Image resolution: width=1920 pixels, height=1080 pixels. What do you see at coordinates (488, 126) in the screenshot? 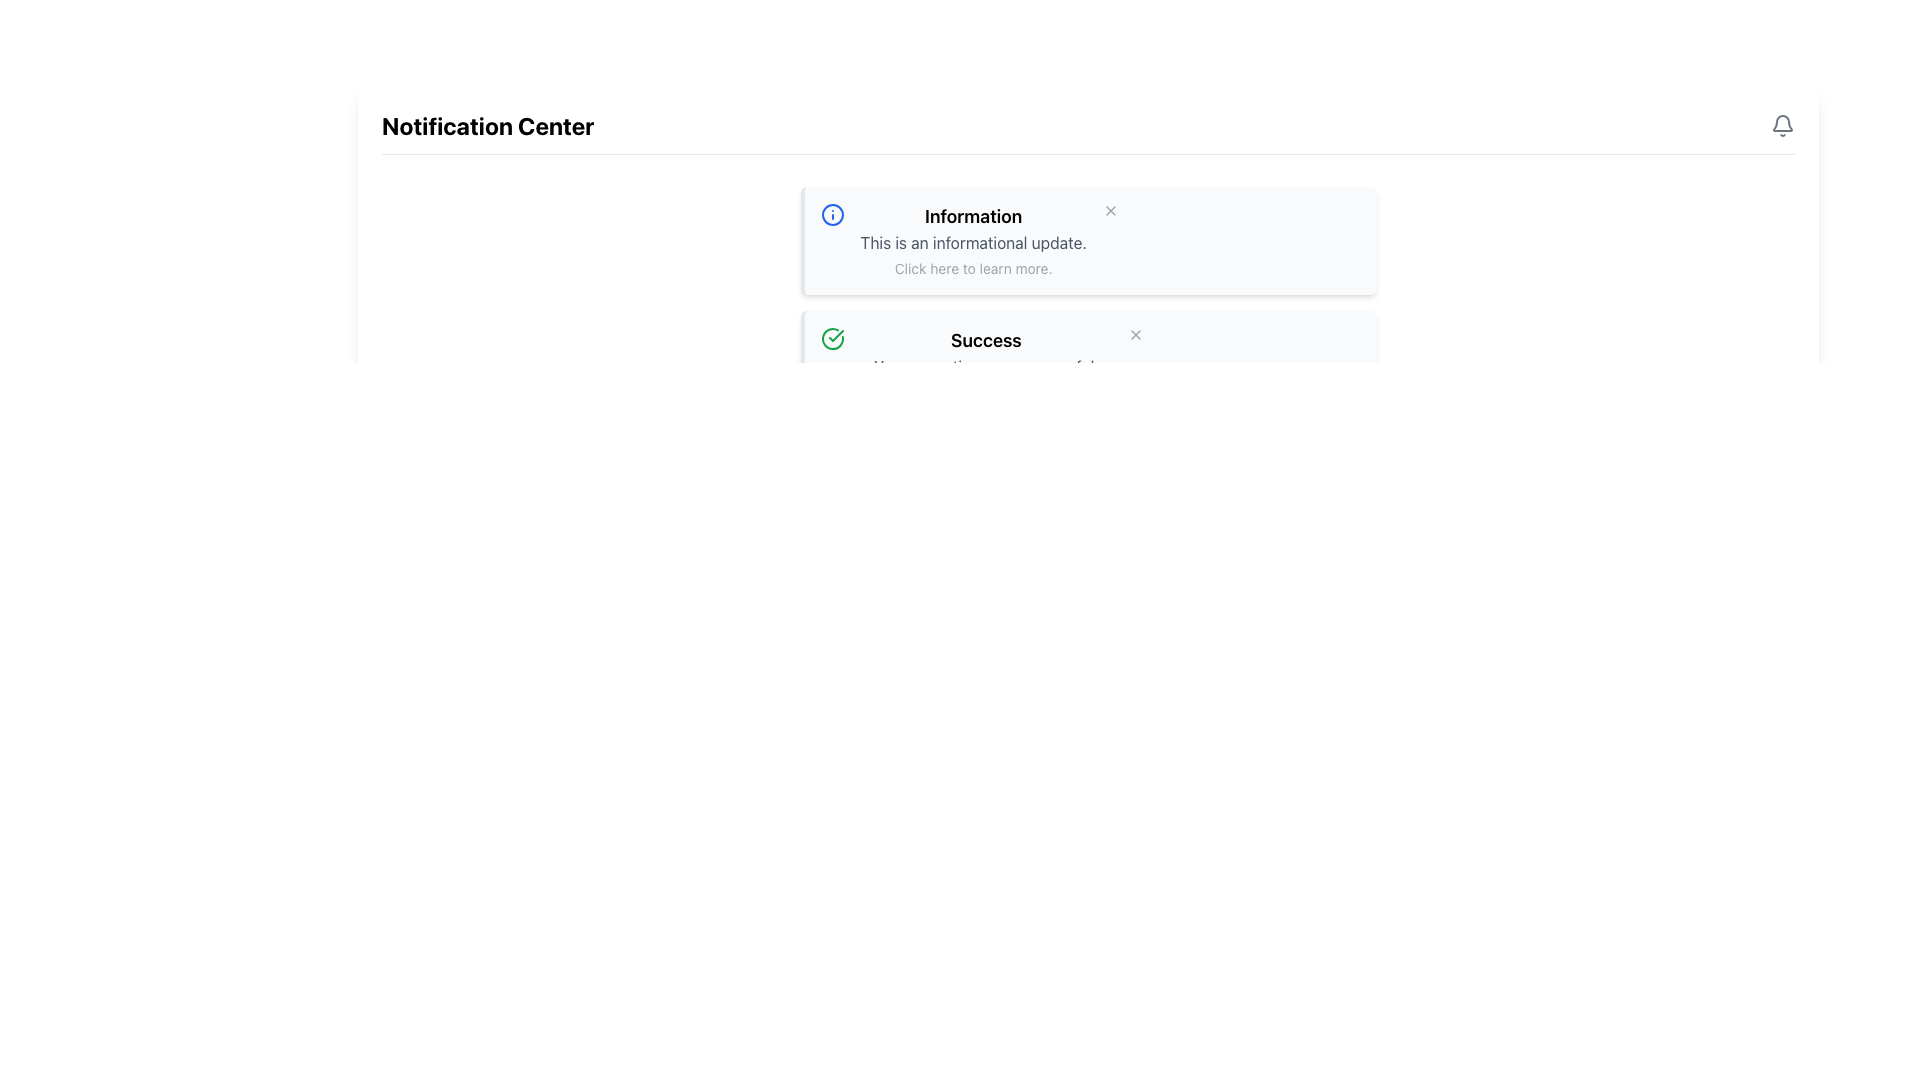
I see `bold-text heading labeled 'Notification Center' located at the top left of the interface, surrounded by whitespace` at bounding box center [488, 126].